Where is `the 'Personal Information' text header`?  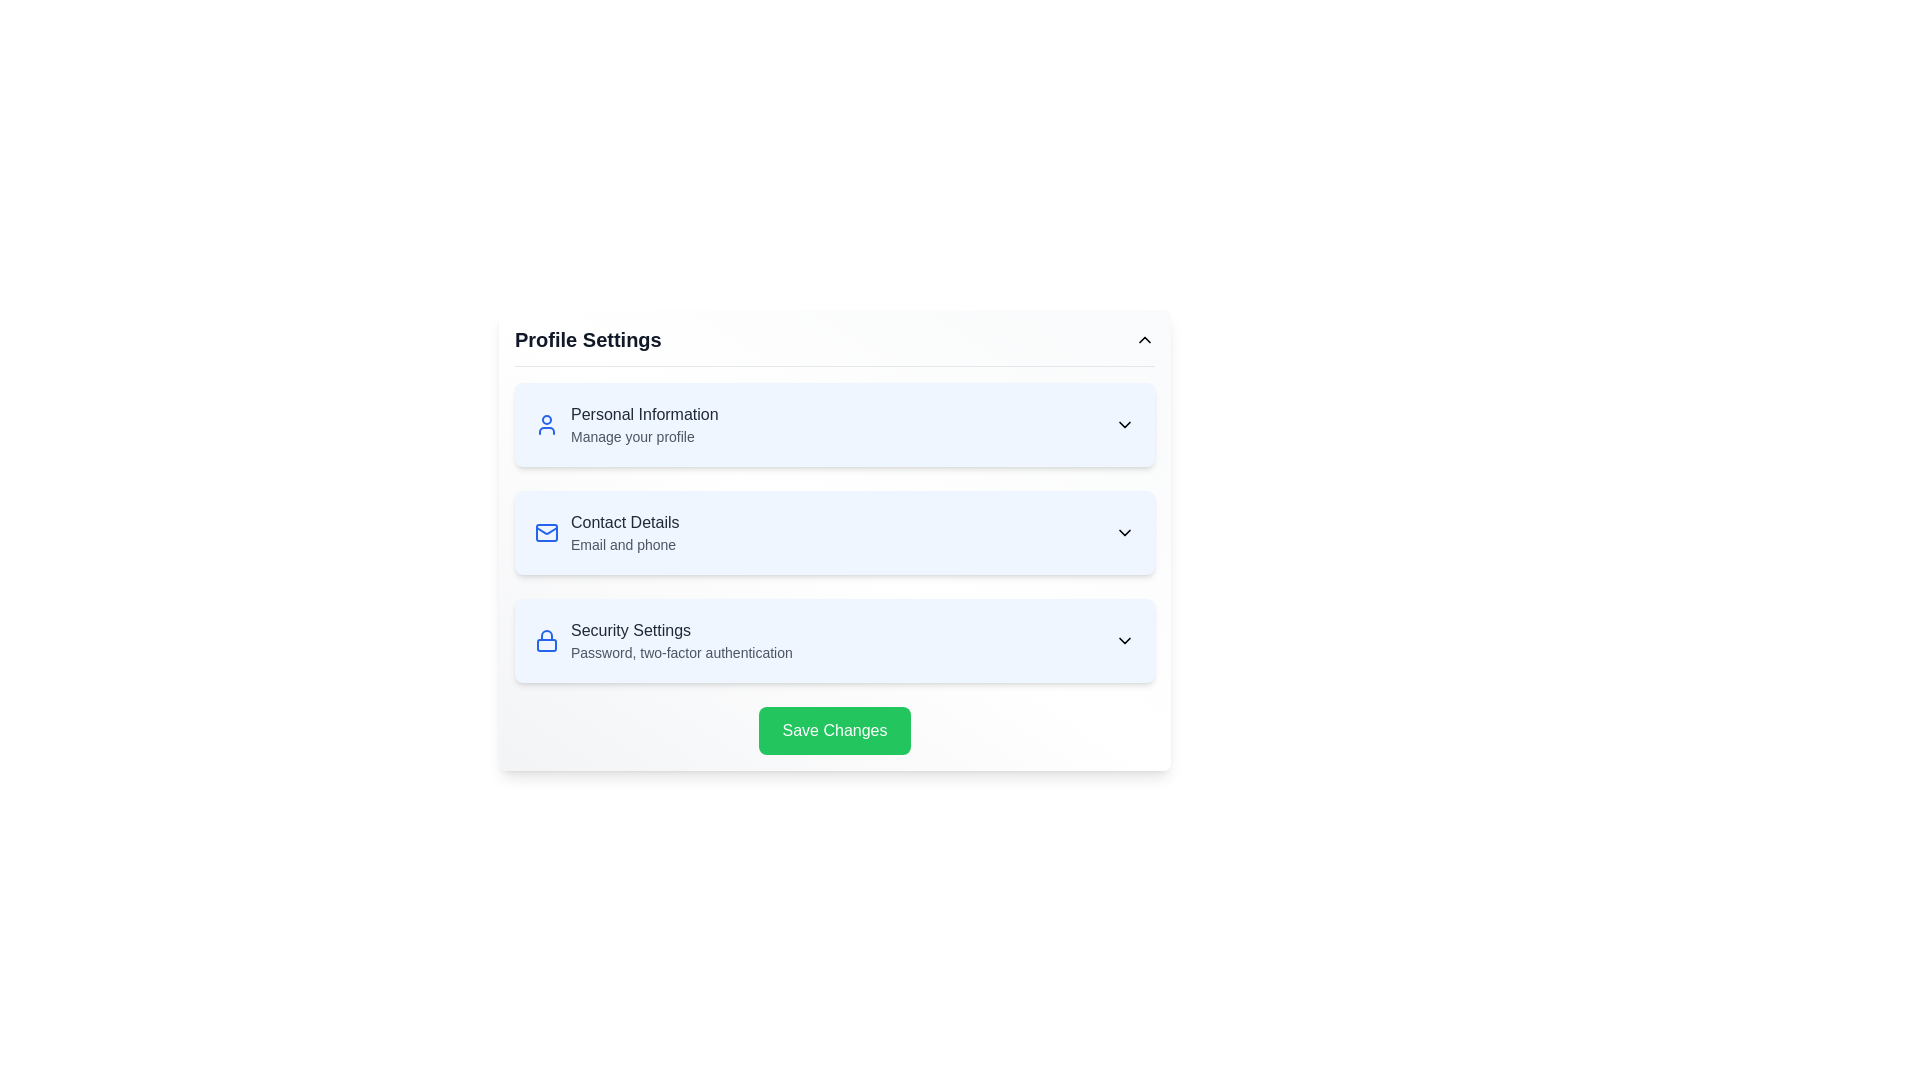 the 'Personal Information' text header is located at coordinates (644, 423).